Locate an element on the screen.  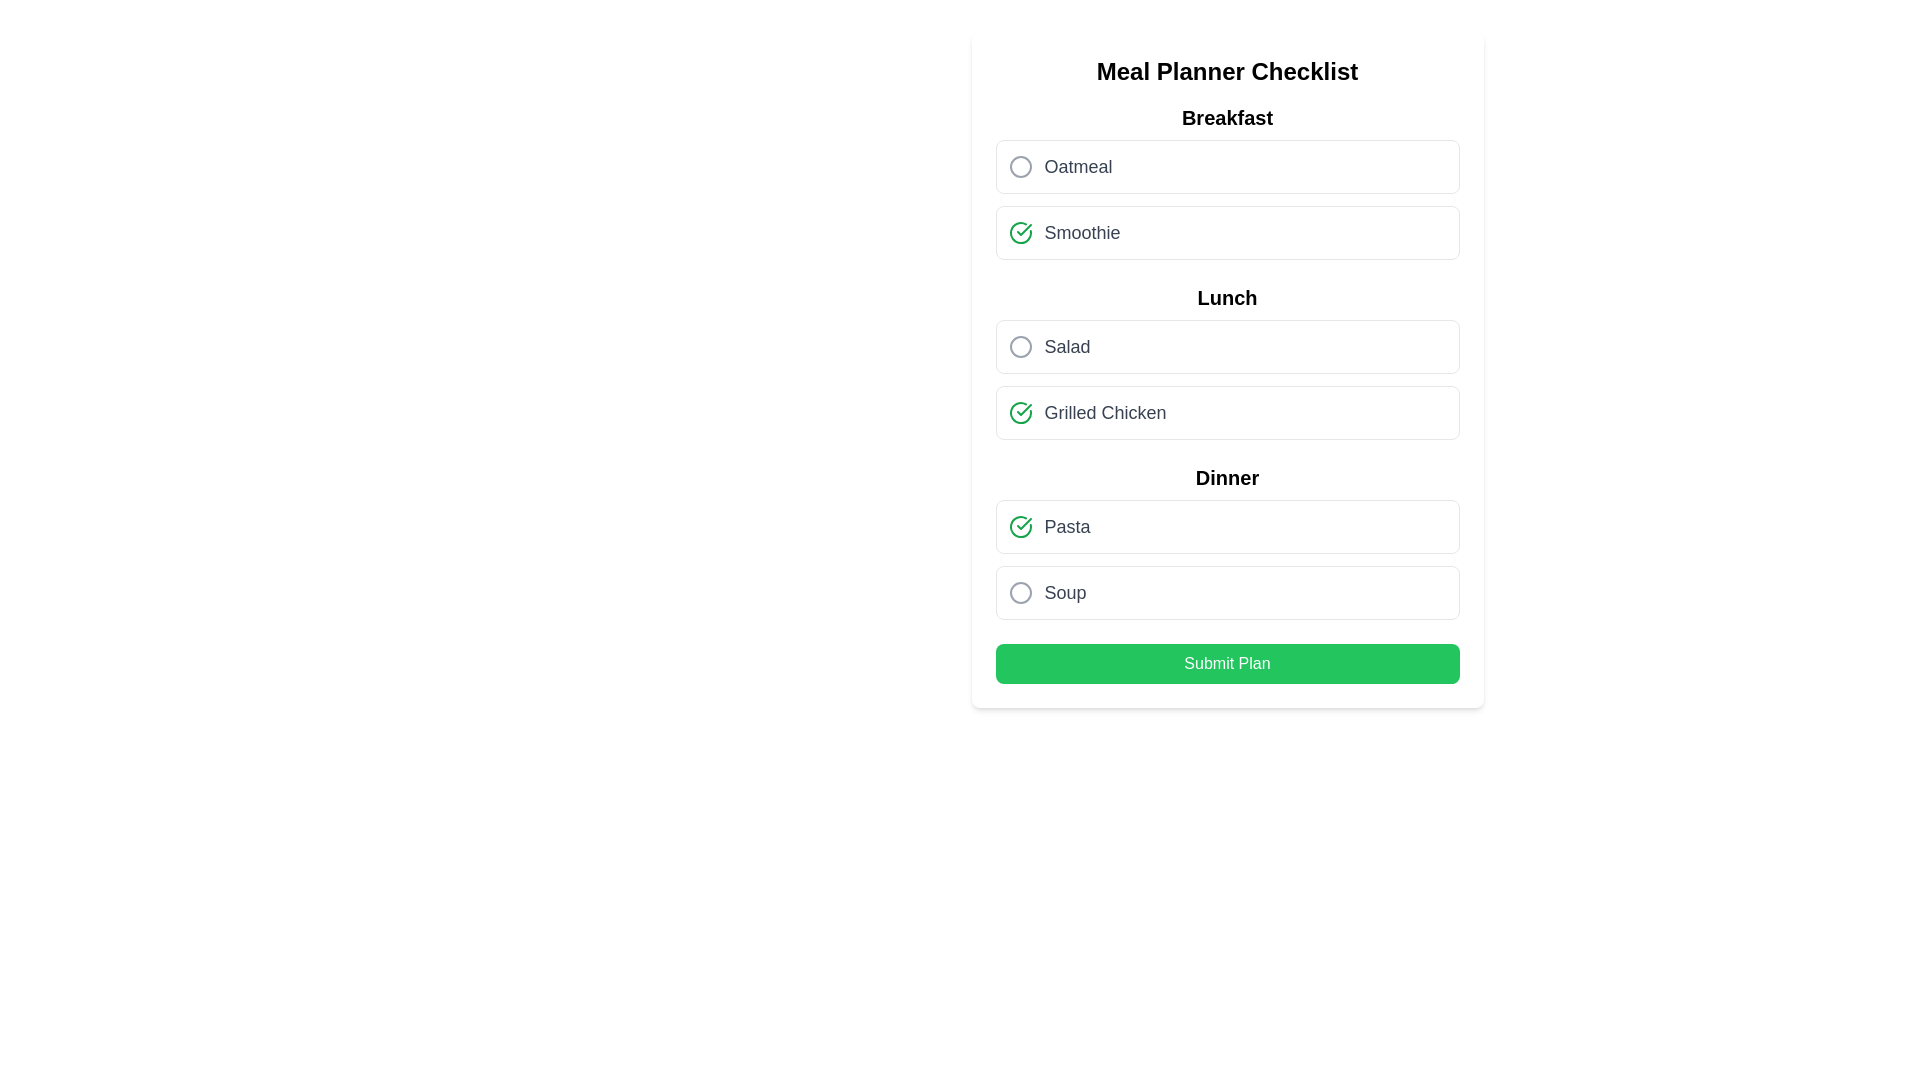
the static text label that serves as the header for dinner choices, located centrally above the meal options 'Pasta' and 'Soup' is located at coordinates (1226, 478).